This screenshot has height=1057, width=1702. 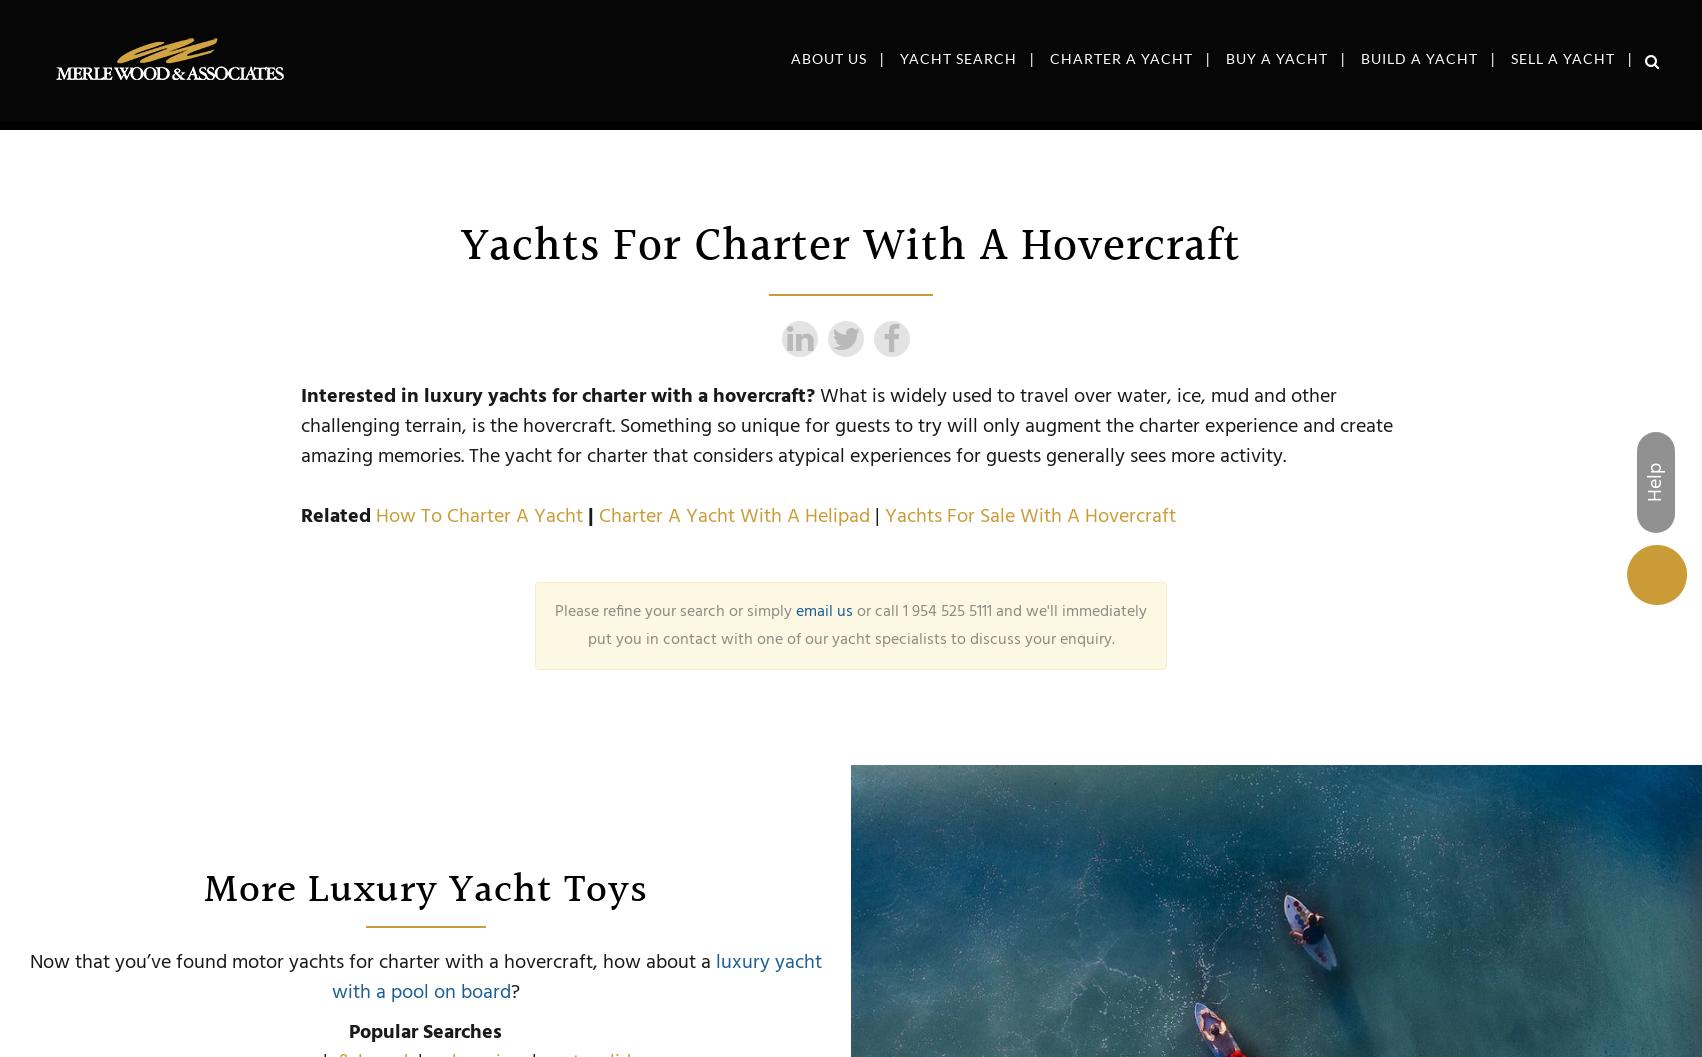 What do you see at coordinates (508, 992) in the screenshot?
I see `'?'` at bounding box center [508, 992].